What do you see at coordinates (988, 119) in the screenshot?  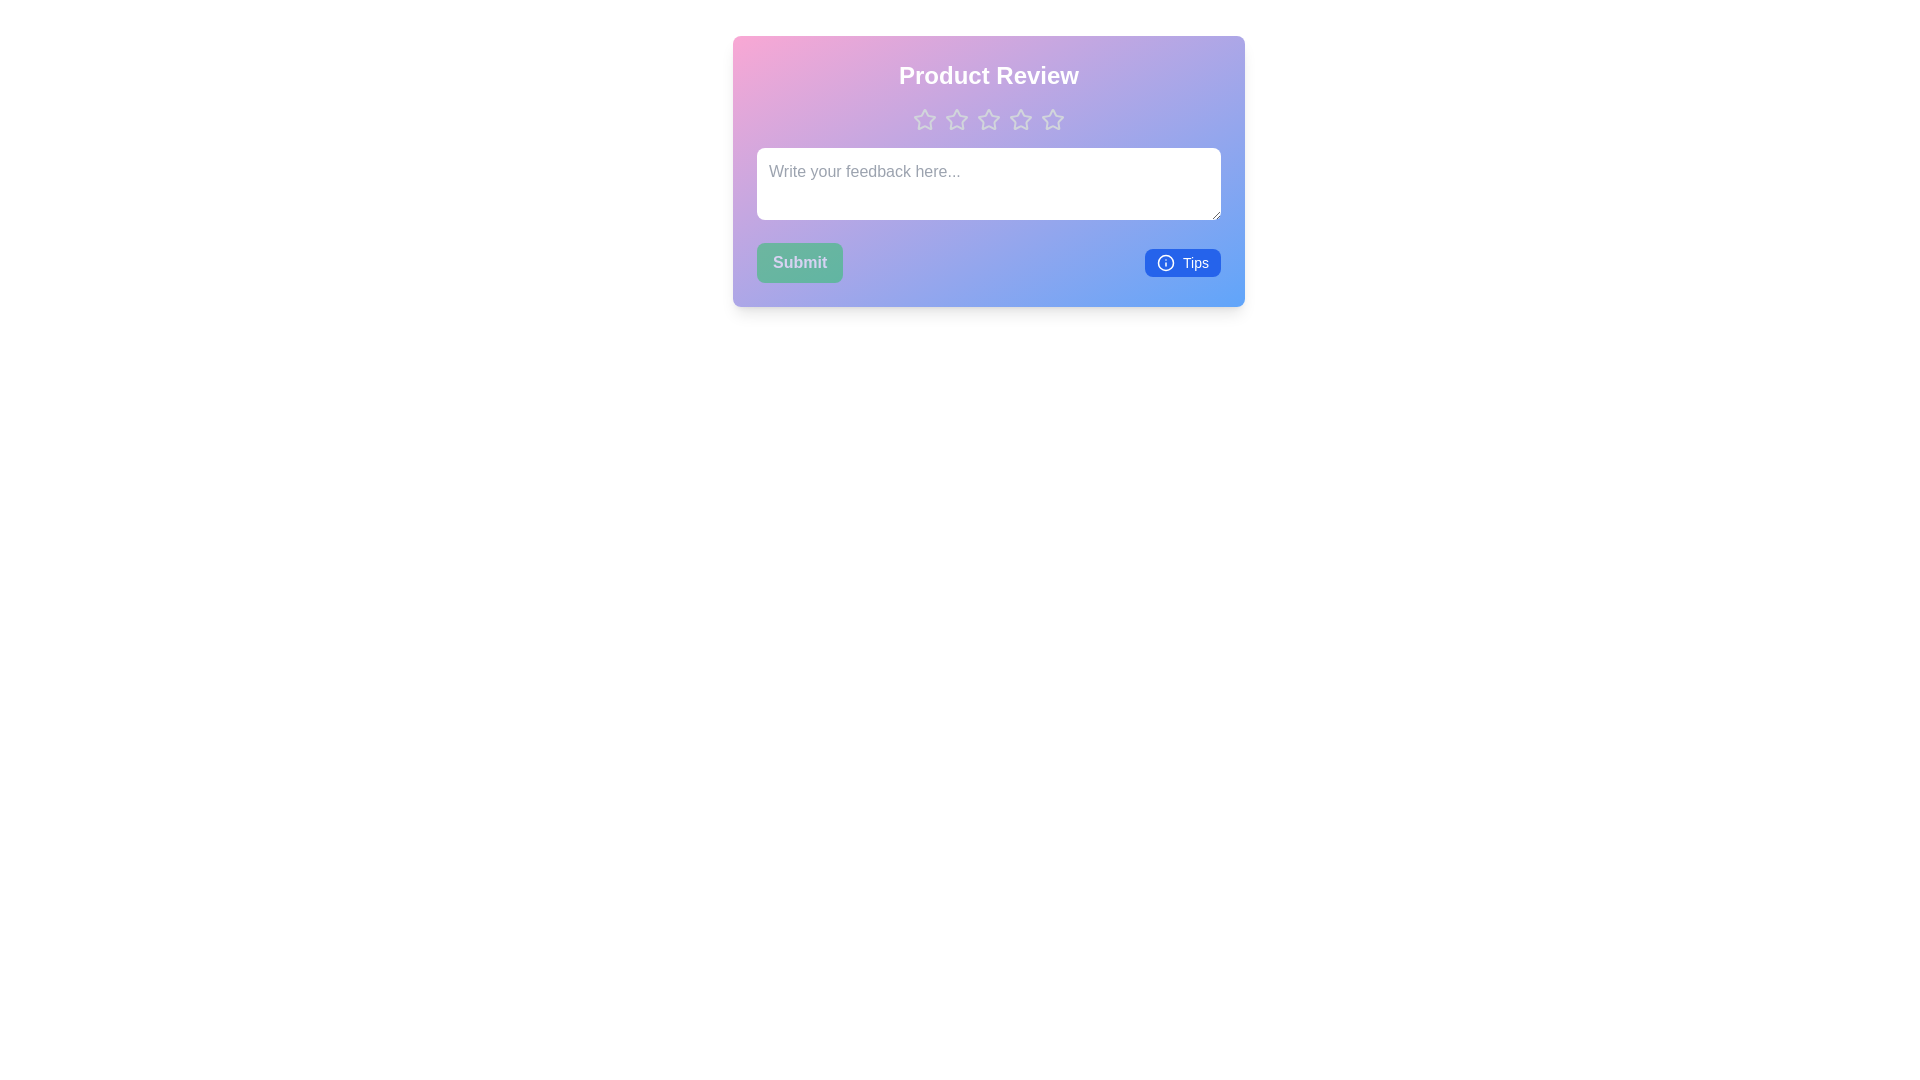 I see `the star corresponding to 3 stars to set the rating` at bounding box center [988, 119].